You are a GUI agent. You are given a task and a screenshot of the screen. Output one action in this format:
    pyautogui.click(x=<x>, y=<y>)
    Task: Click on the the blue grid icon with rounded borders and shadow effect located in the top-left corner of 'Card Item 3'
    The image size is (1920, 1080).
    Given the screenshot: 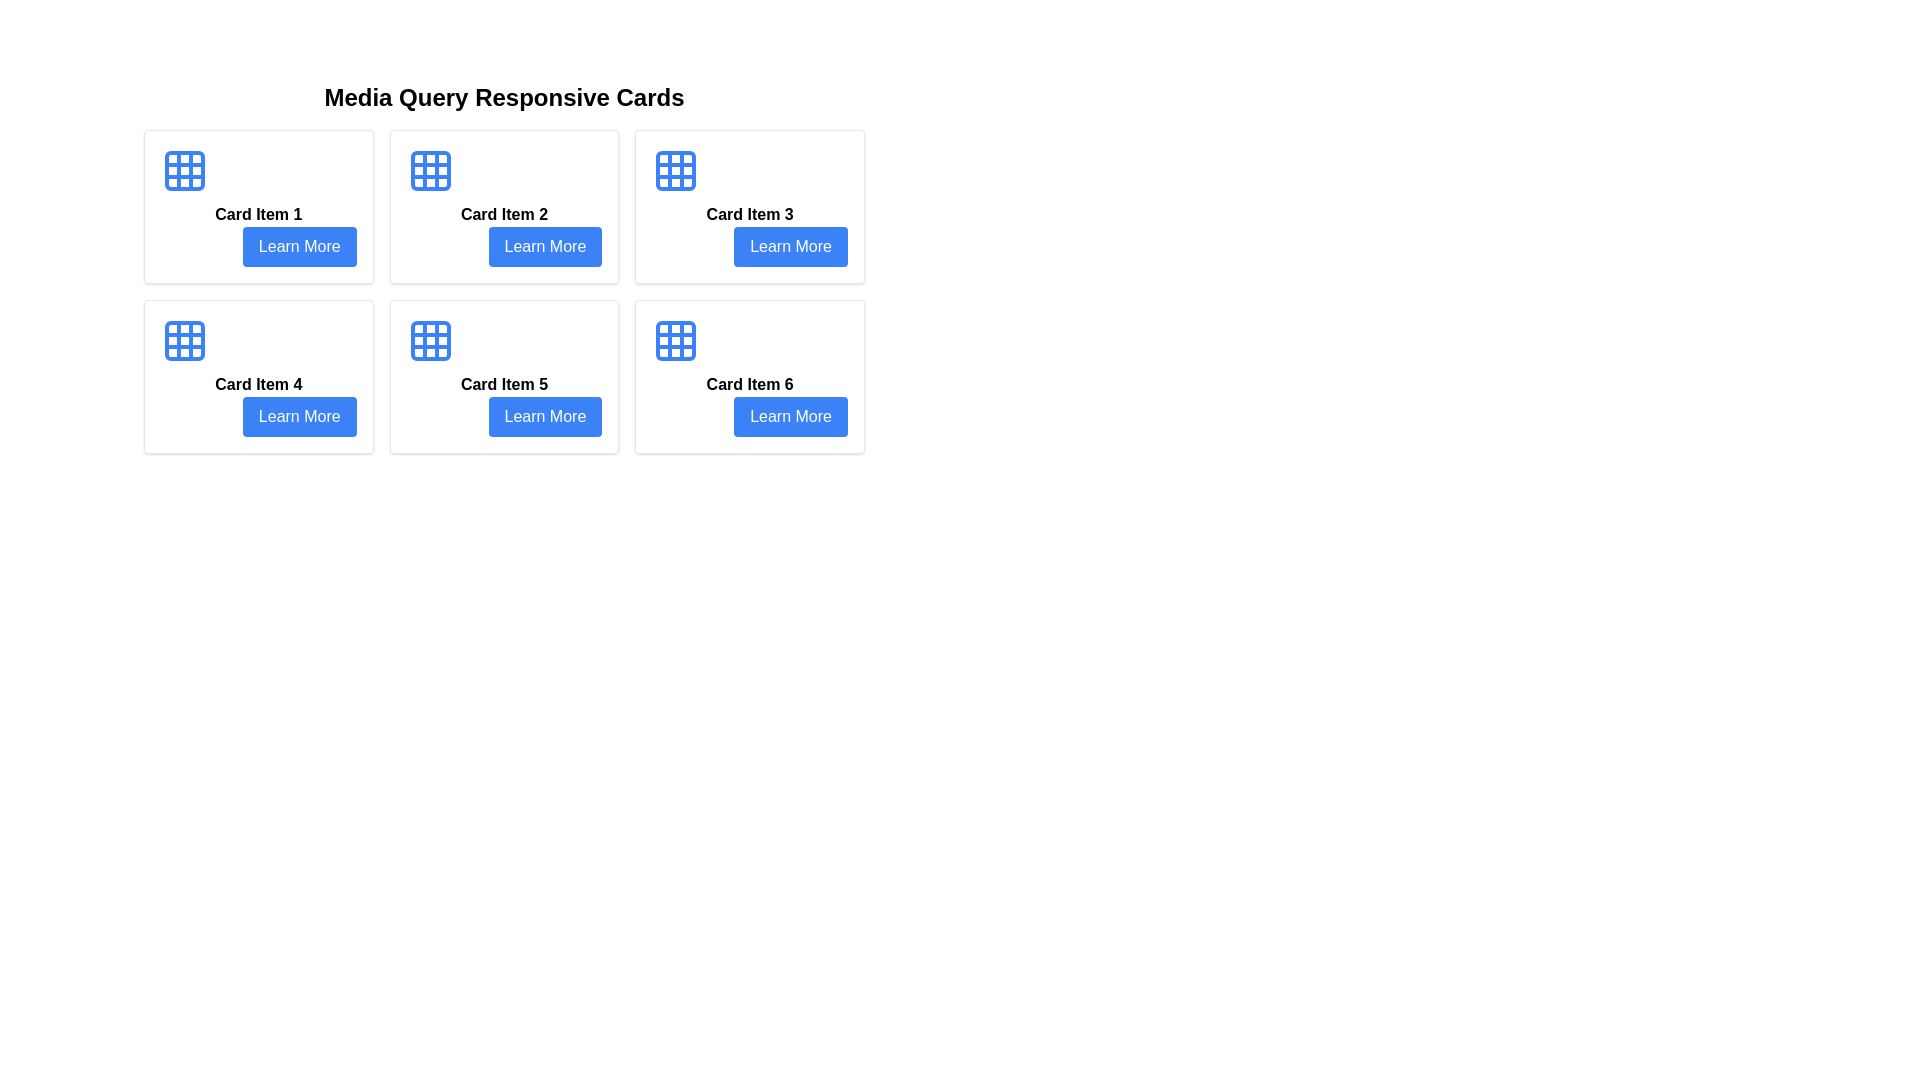 What is the action you would take?
    pyautogui.click(x=676, y=169)
    